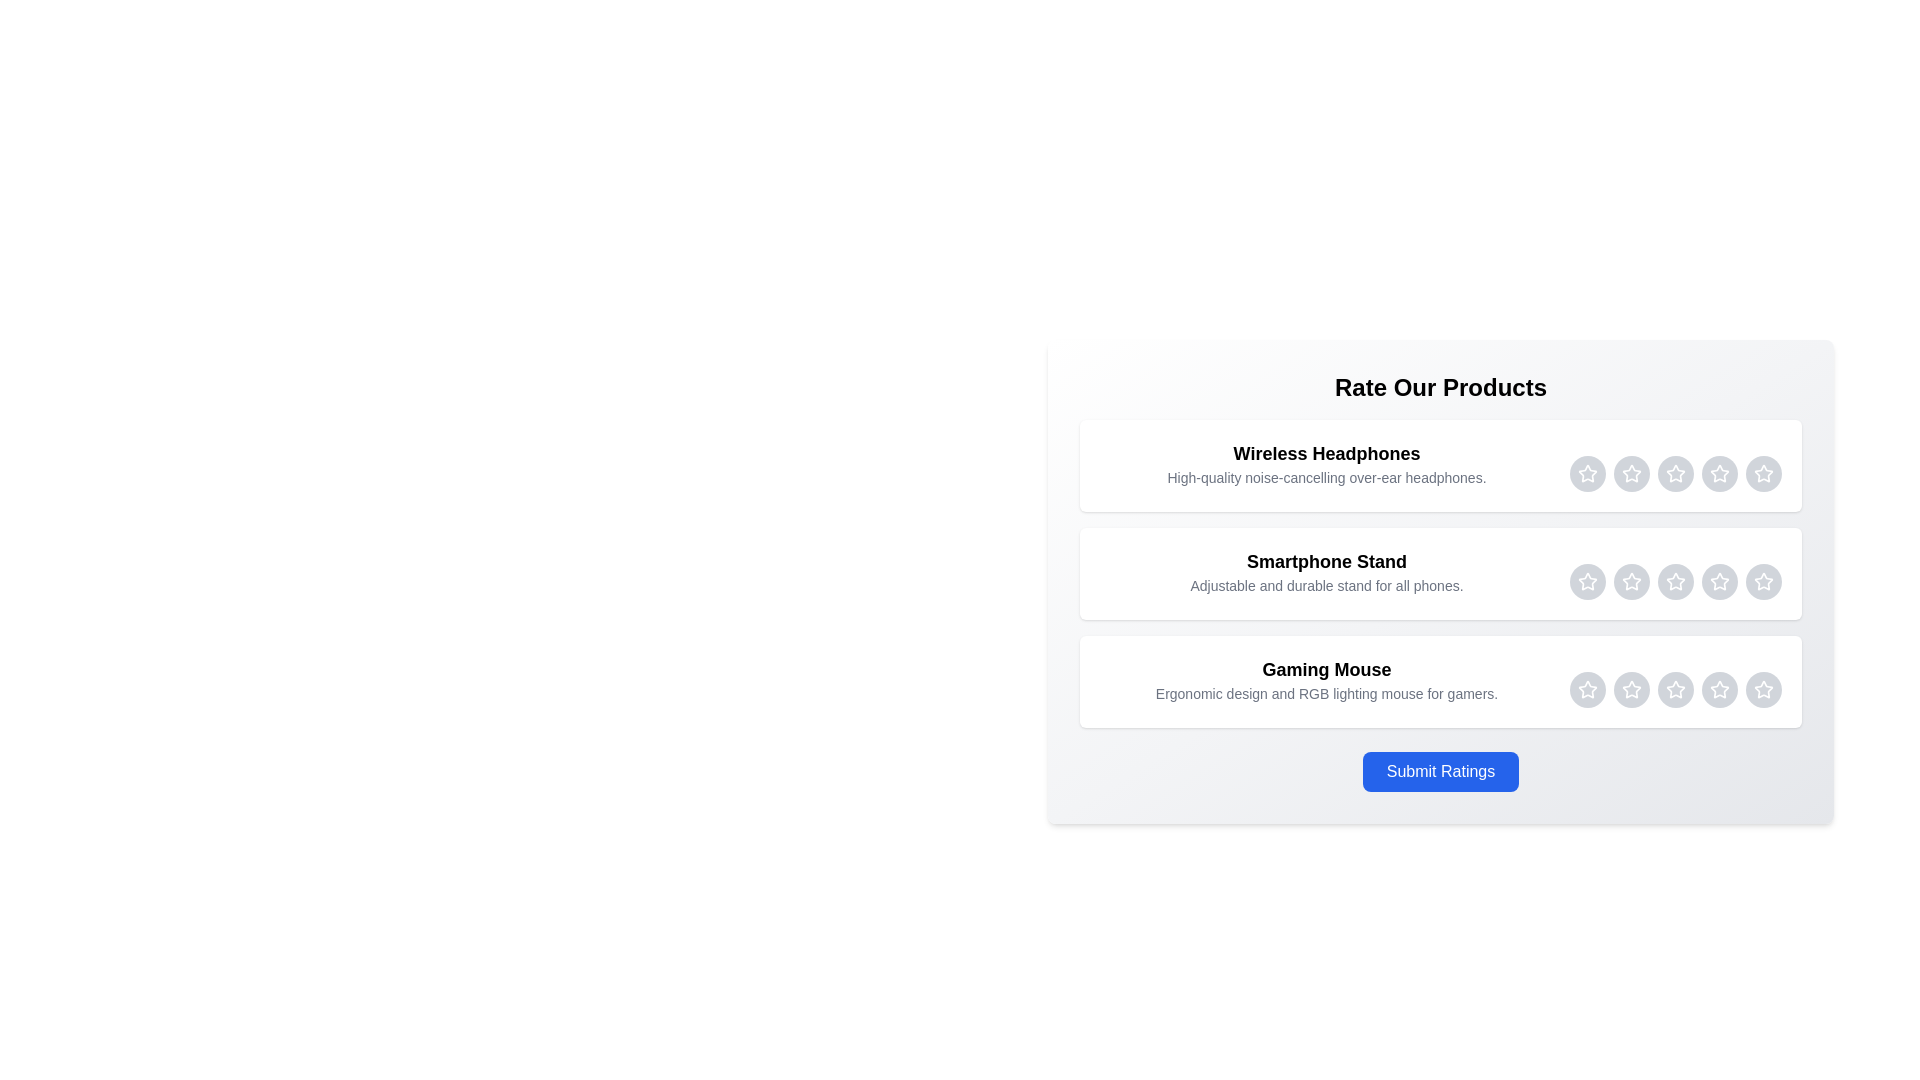 This screenshot has height=1080, width=1920. Describe the element at coordinates (1587, 474) in the screenshot. I see `the Wireless Headphones rating star 1` at that location.